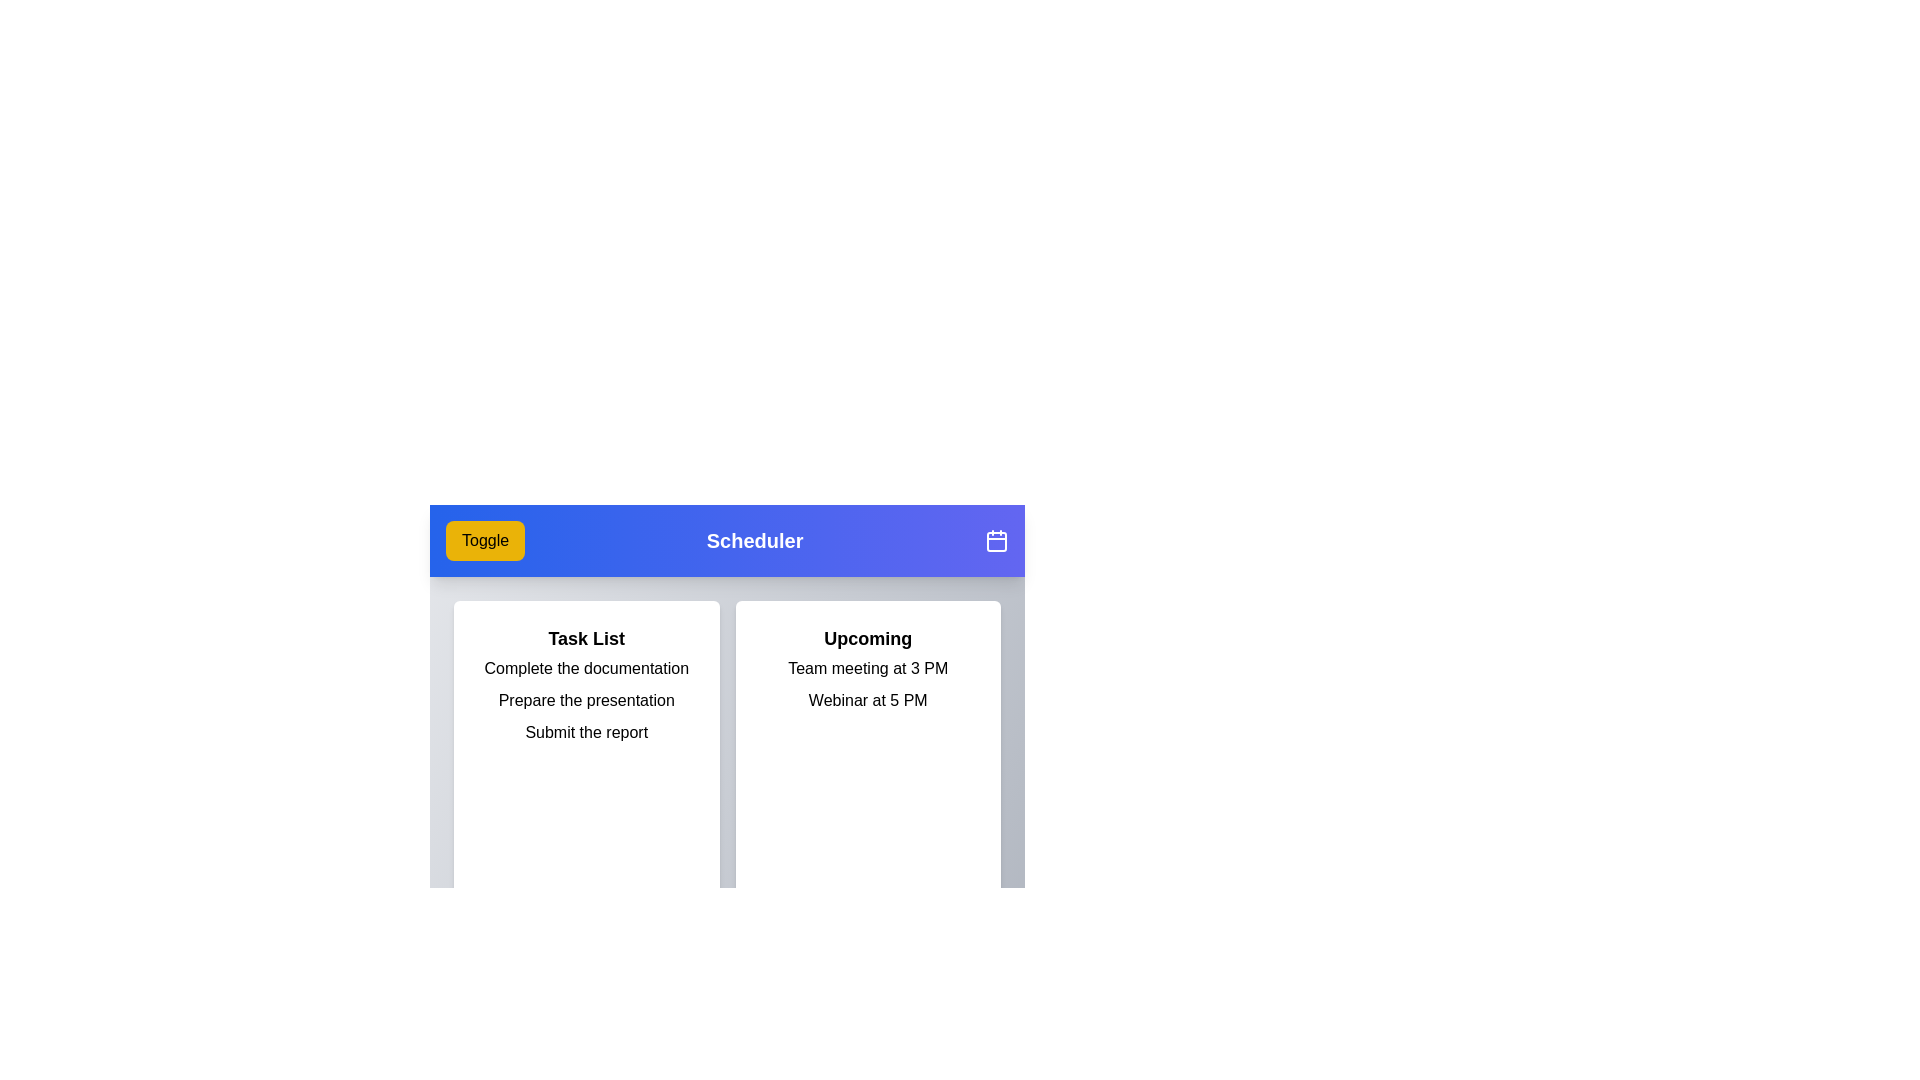 Image resolution: width=1920 pixels, height=1080 pixels. Describe the element at coordinates (997, 540) in the screenshot. I see `the calendar icon in the AppBar` at that location.